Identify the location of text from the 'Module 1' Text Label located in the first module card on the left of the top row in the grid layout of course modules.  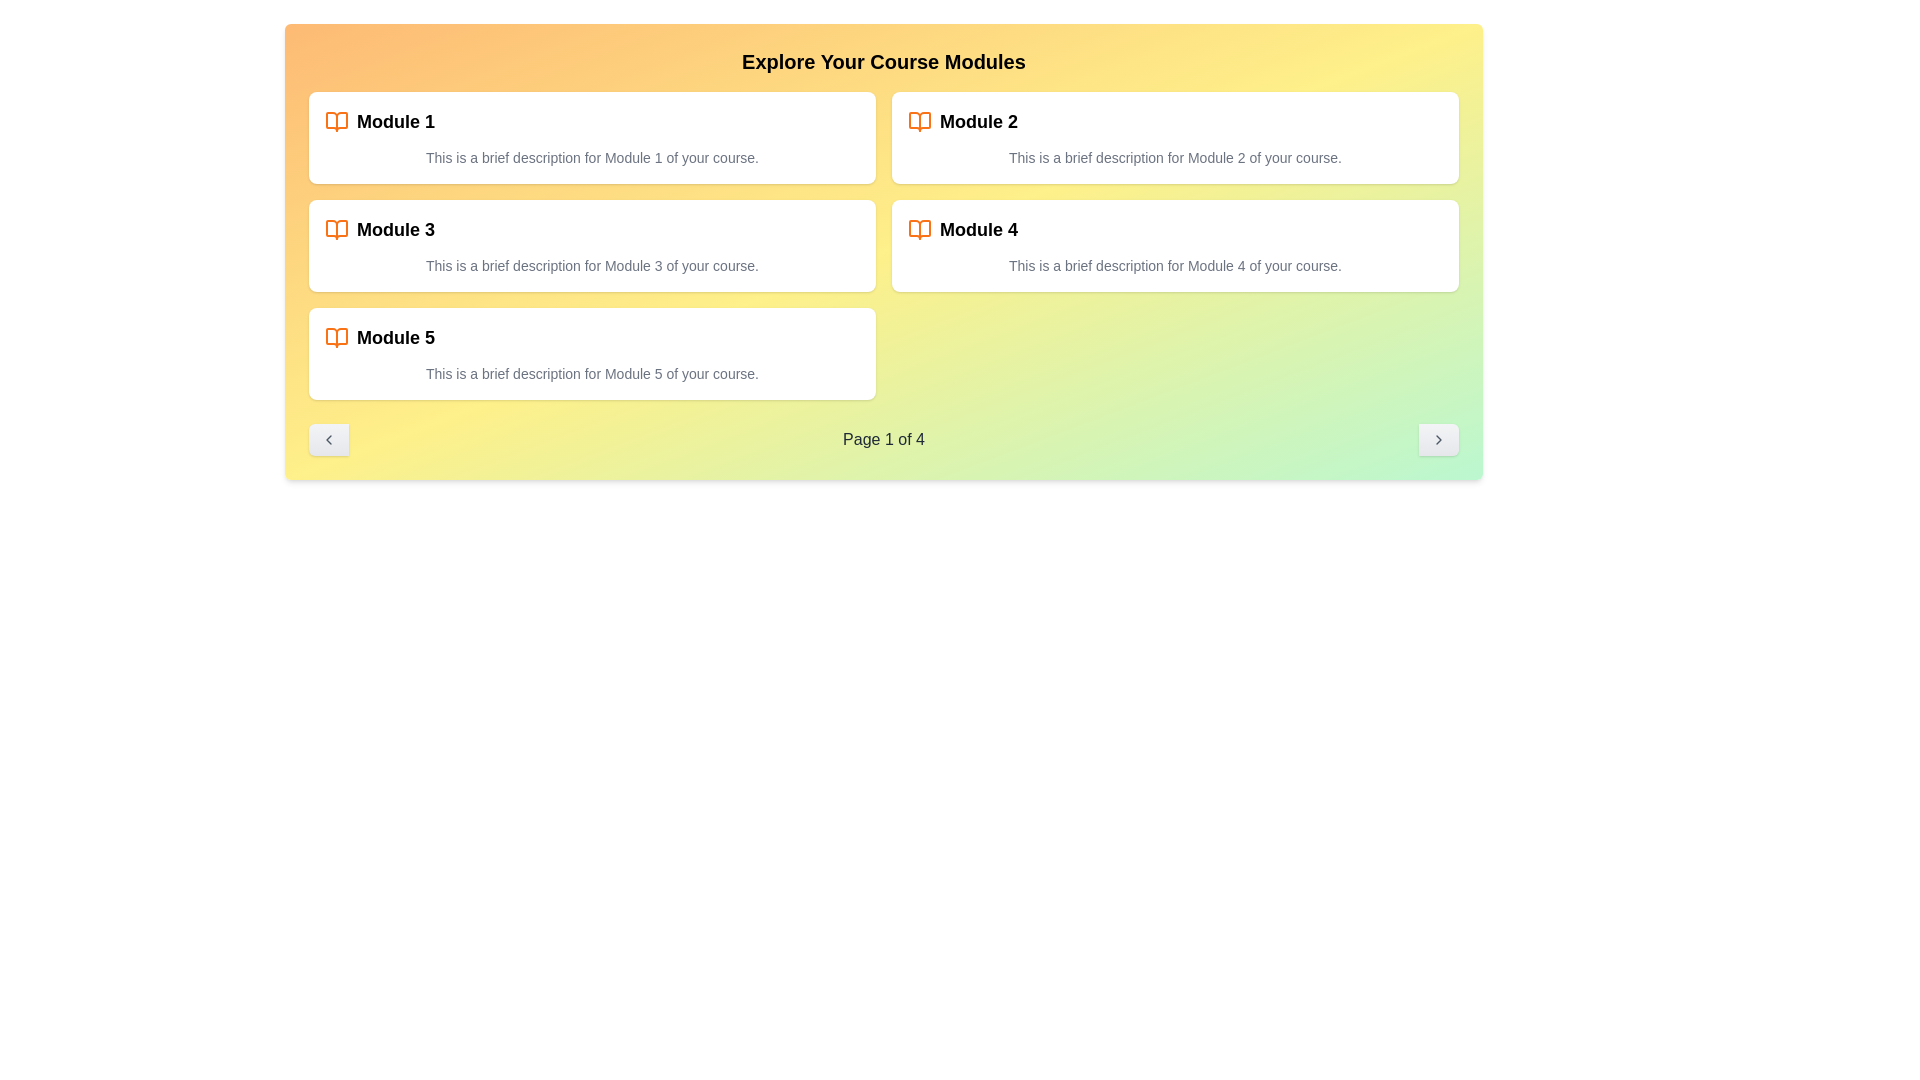
(396, 122).